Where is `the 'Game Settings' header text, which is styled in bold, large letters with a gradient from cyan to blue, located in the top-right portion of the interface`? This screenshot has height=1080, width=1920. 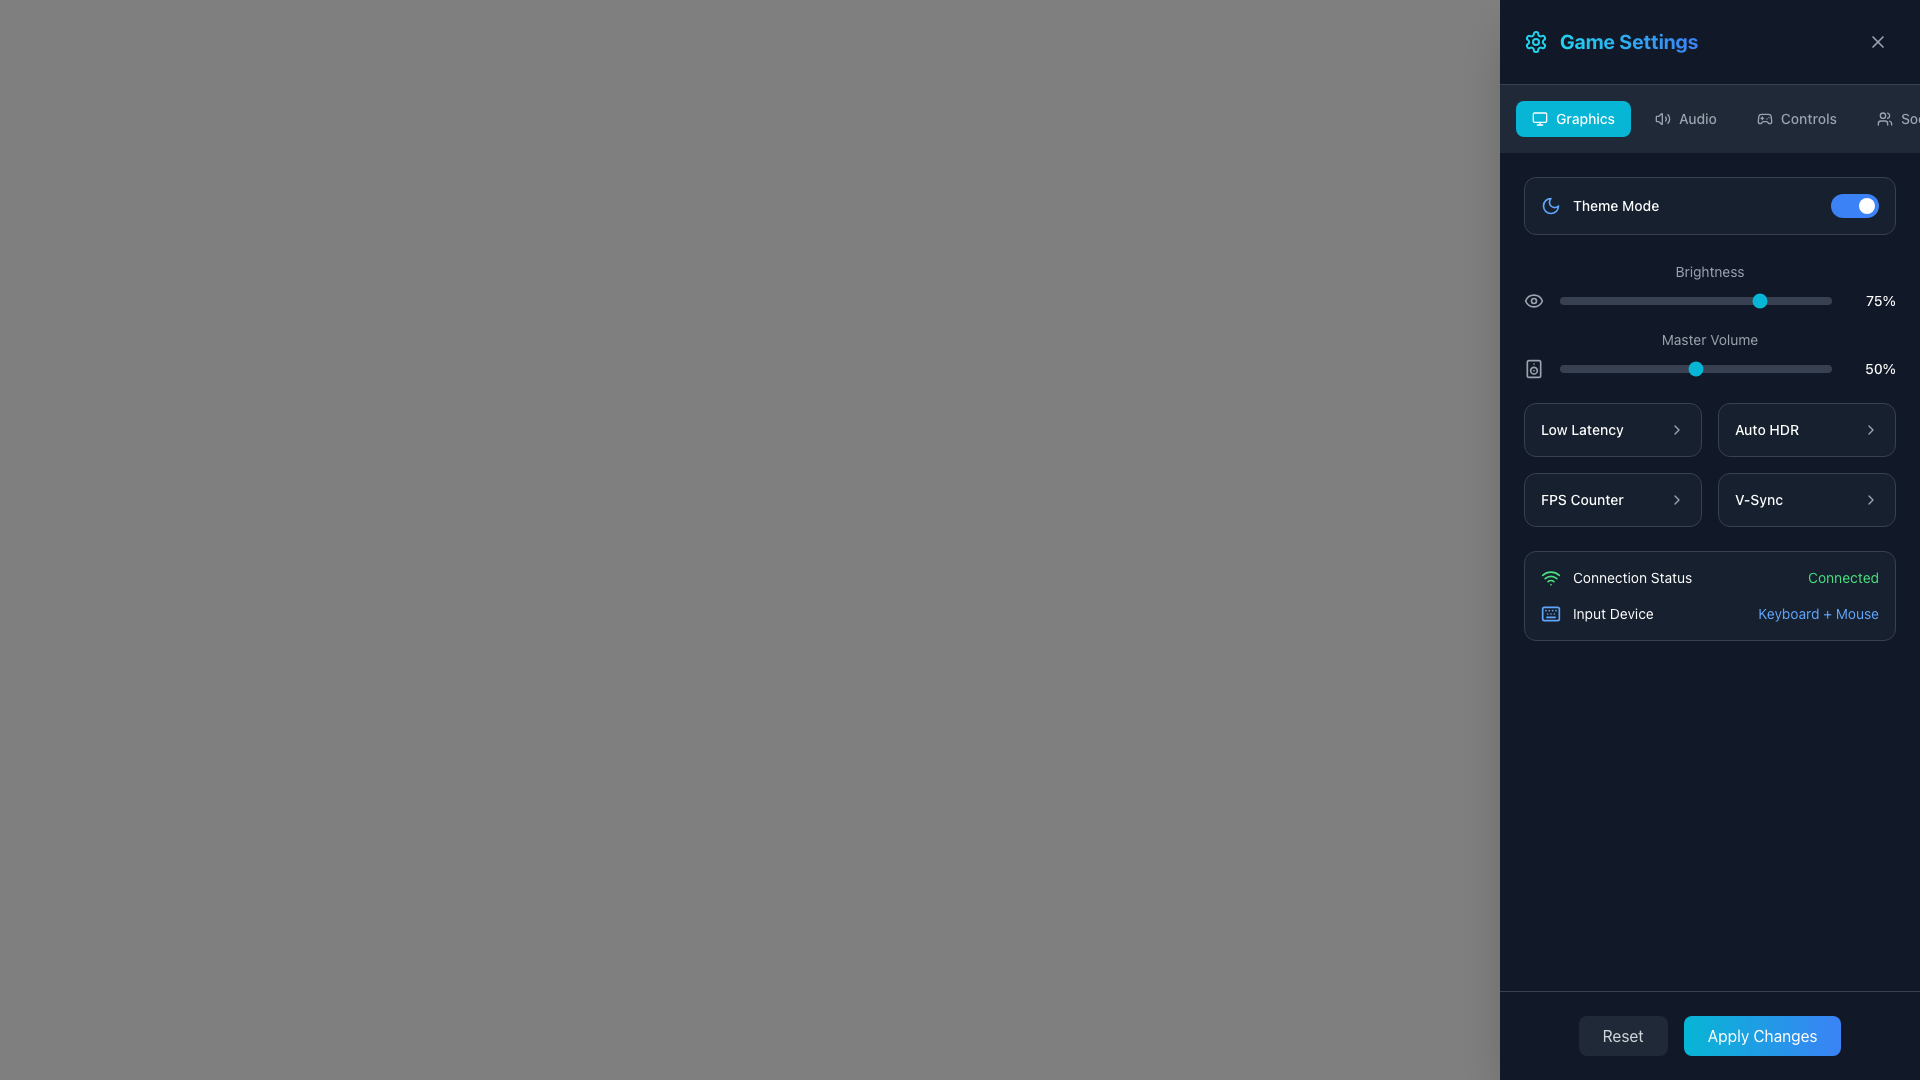 the 'Game Settings' header text, which is styled in bold, large letters with a gradient from cyan to blue, located in the top-right portion of the interface is located at coordinates (1629, 42).